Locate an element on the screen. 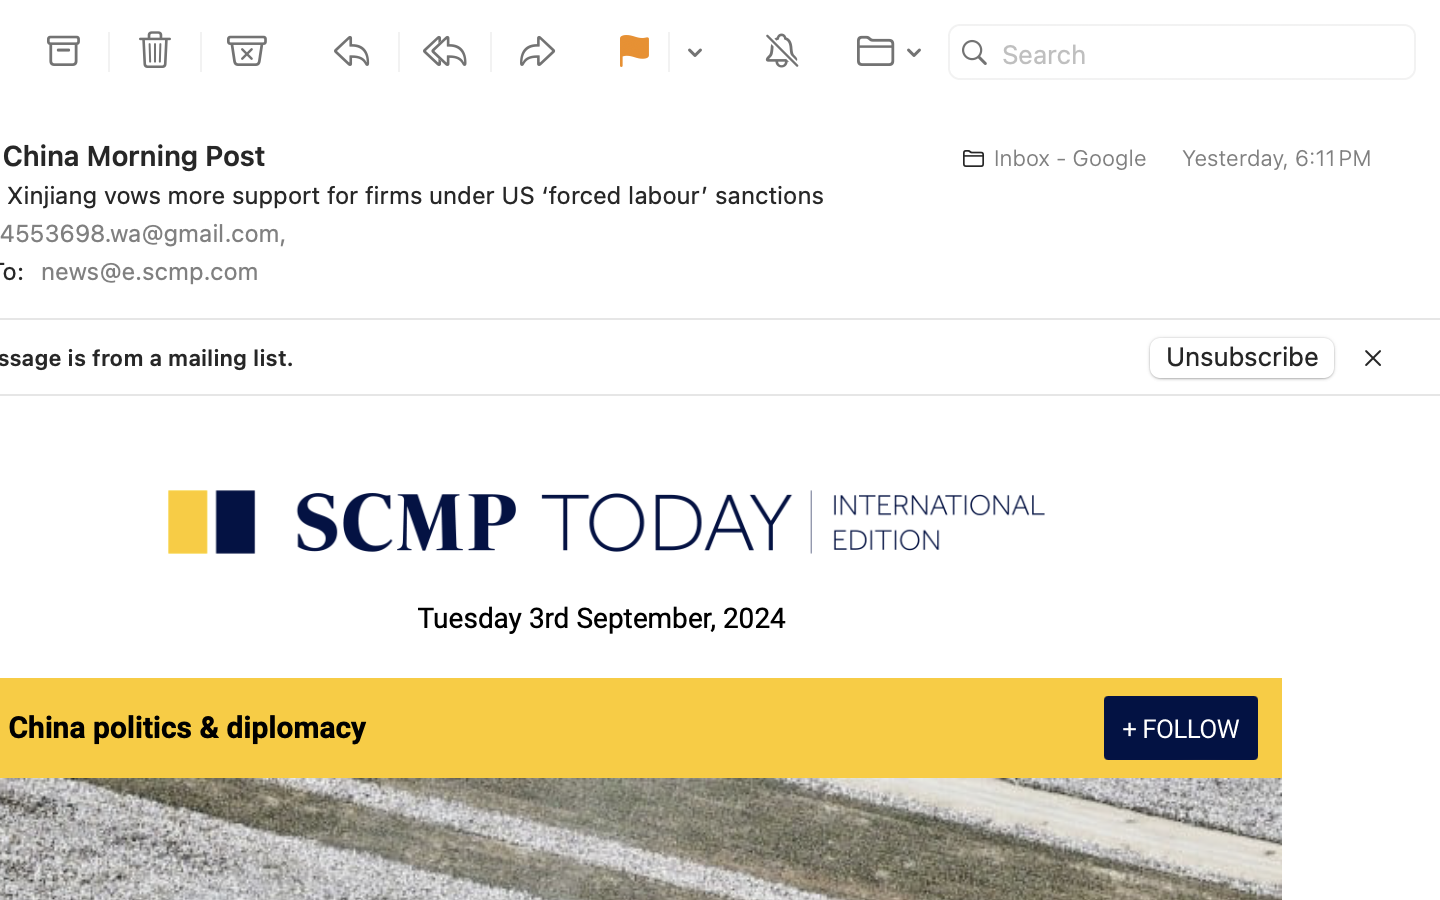  'Yesterday, 6:11 PM' is located at coordinates (1276, 158).